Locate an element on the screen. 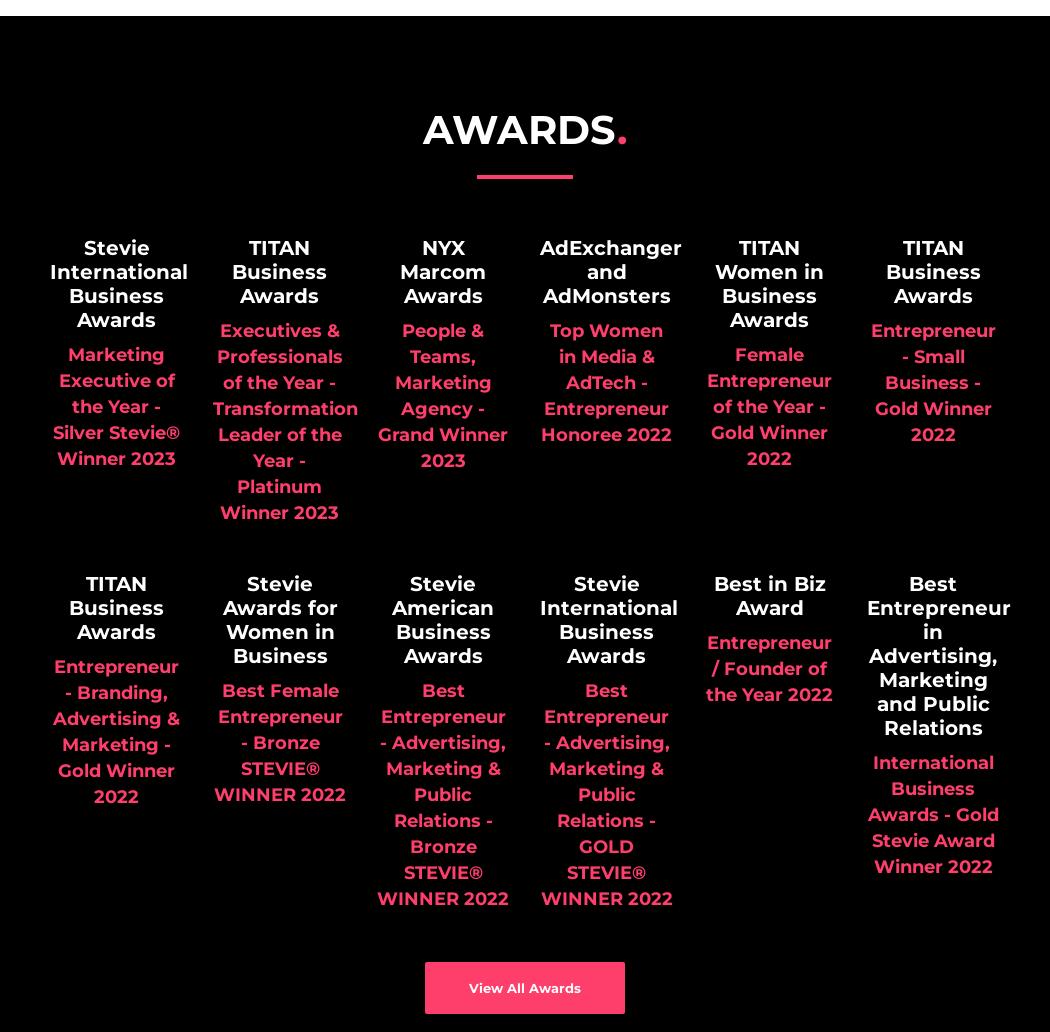  'Entrepreneur - Branding, Advertising & Marketing - Gold Winner 2022' is located at coordinates (52, 730).